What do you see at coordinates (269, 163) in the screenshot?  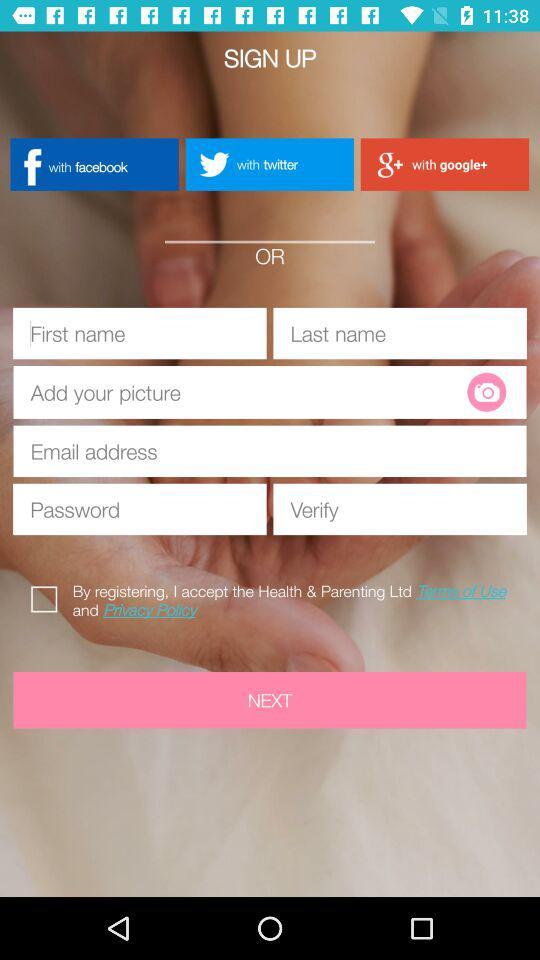 I see `the with twitter item` at bounding box center [269, 163].